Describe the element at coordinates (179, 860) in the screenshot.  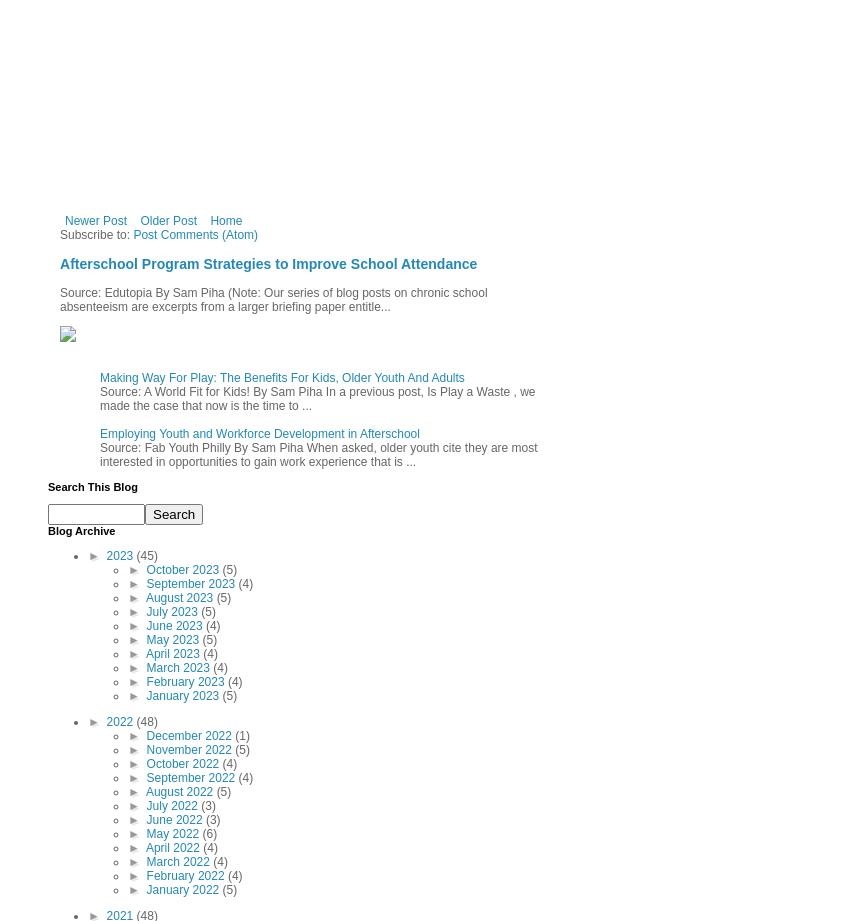
I see `'March 2022'` at that location.